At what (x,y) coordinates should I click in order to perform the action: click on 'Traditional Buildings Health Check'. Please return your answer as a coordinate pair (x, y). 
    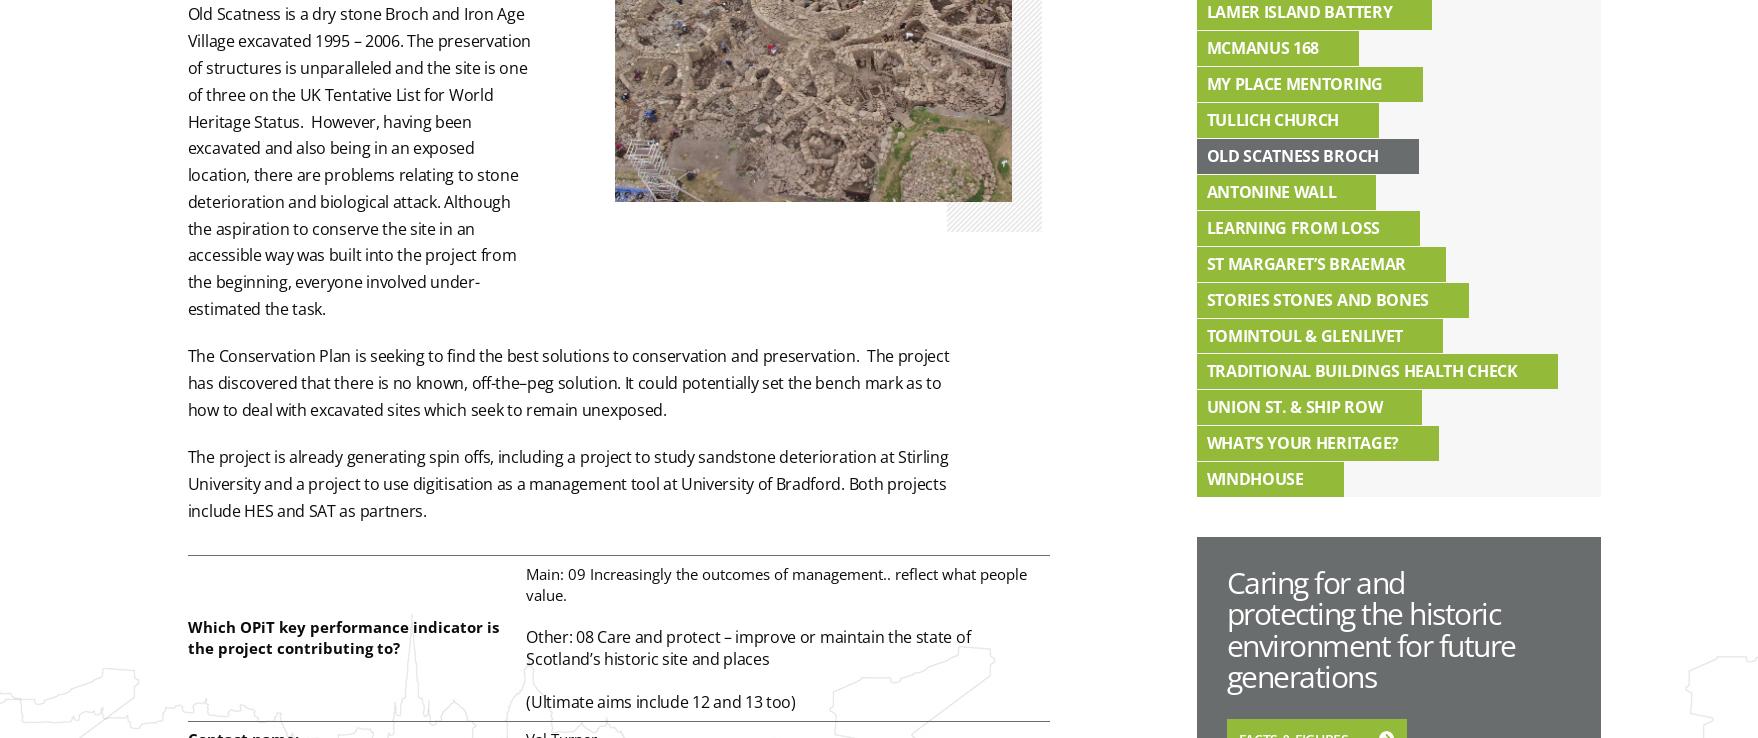
    Looking at the image, I should click on (1205, 369).